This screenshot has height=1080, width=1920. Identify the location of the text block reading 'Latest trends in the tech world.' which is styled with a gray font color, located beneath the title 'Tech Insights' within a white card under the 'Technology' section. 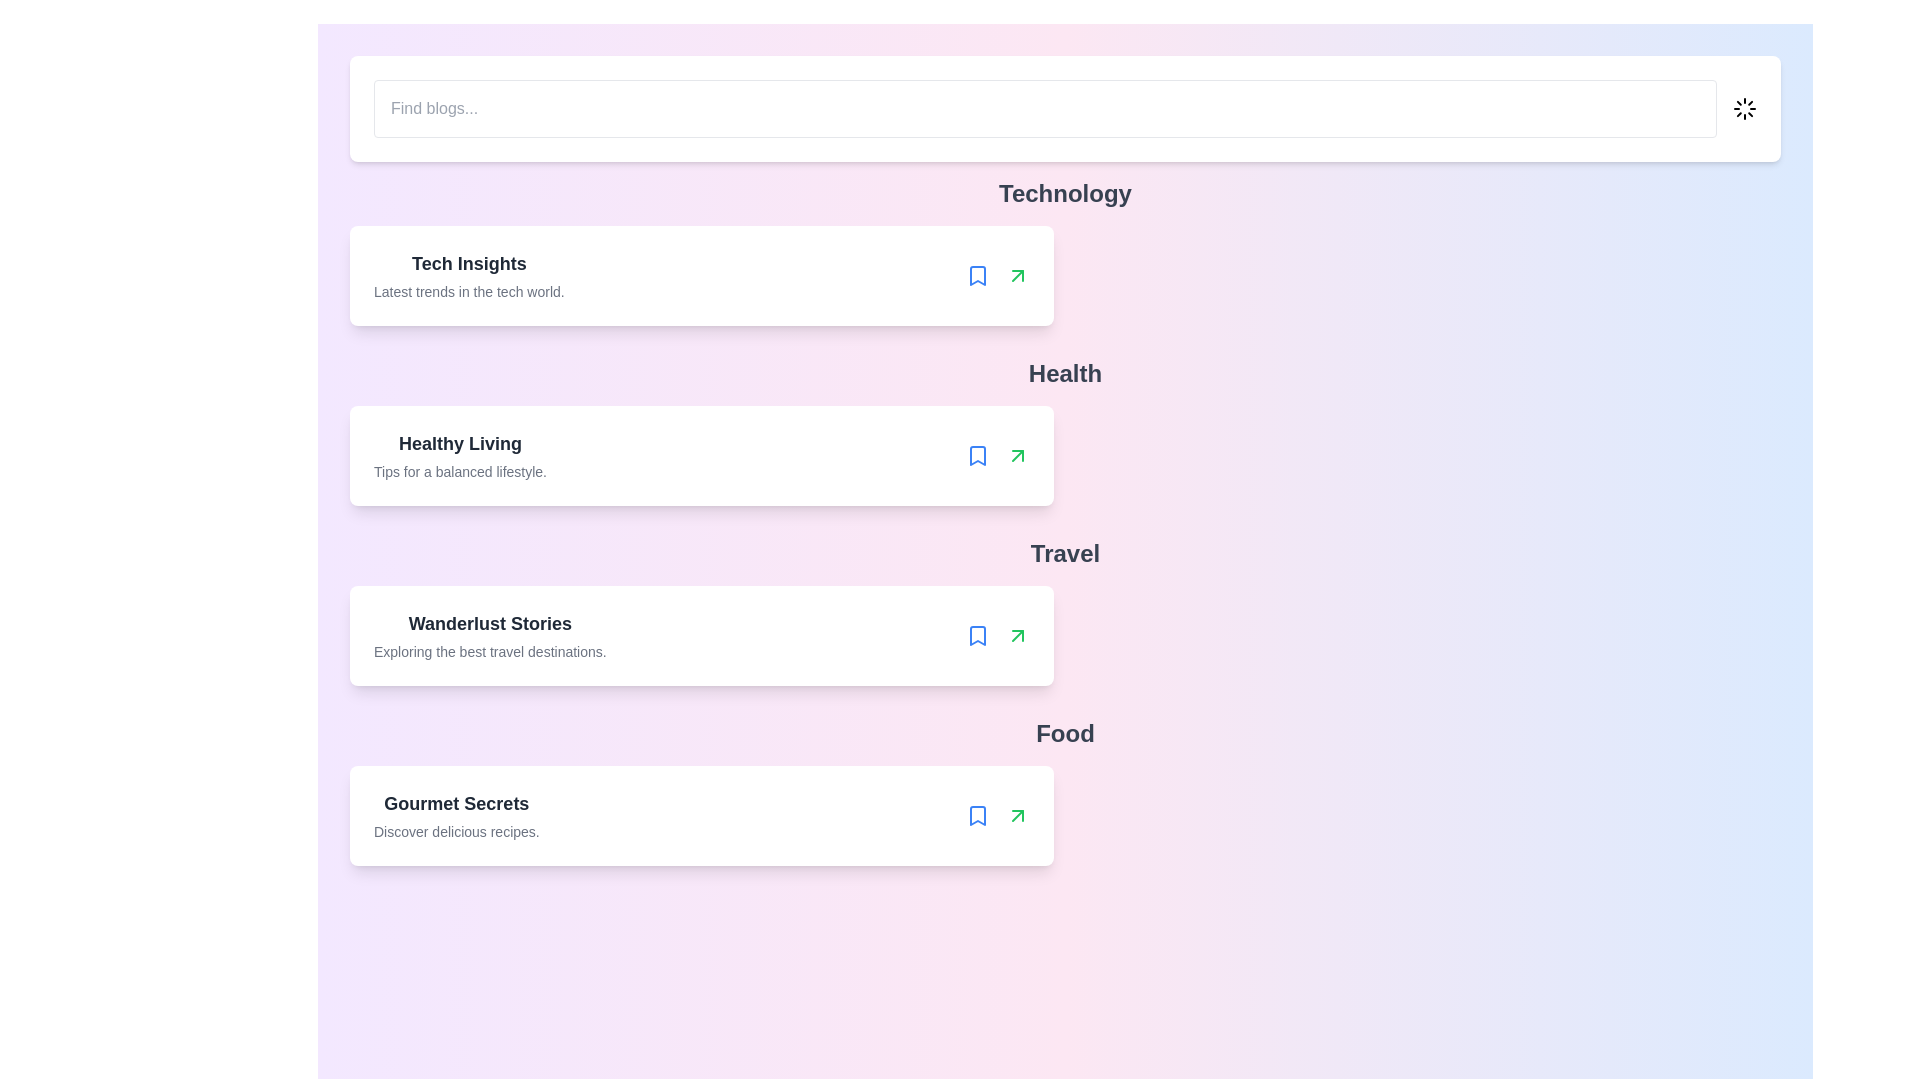
(468, 292).